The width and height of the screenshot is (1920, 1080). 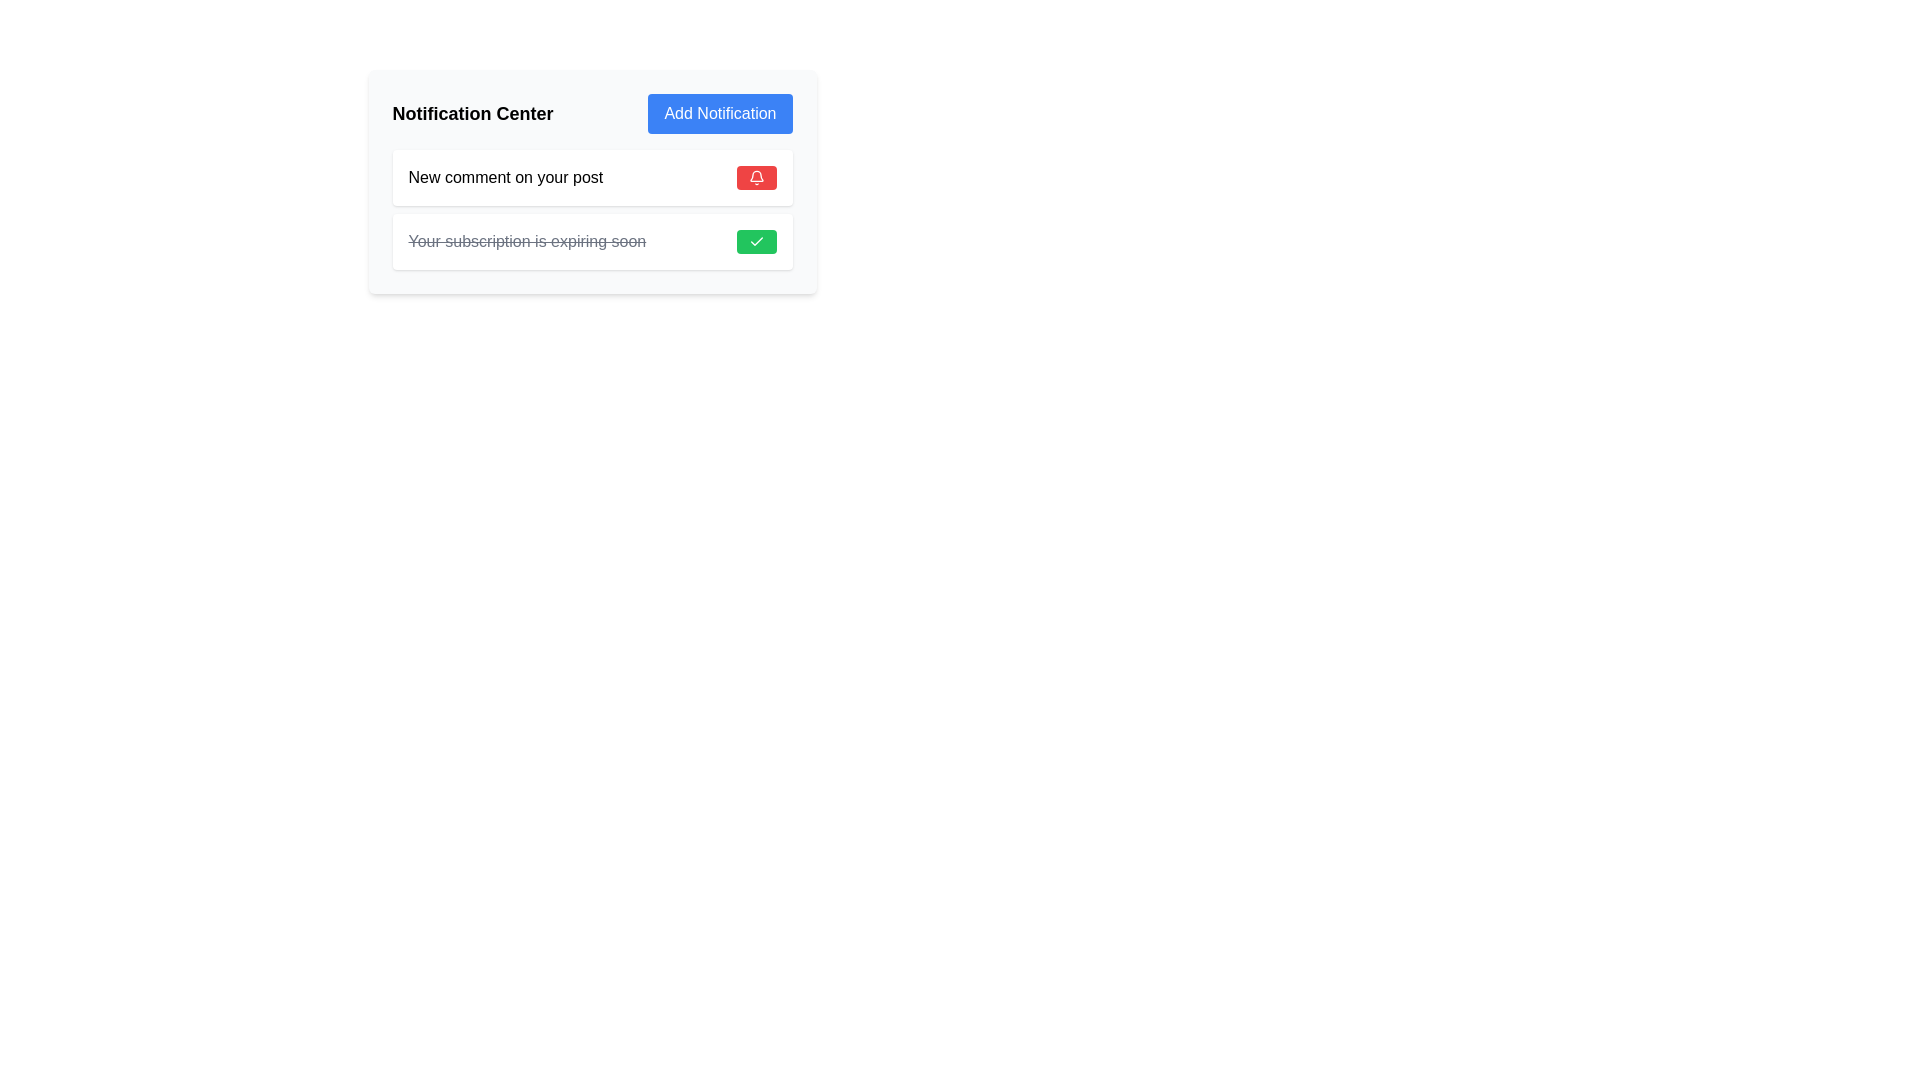 I want to click on the green confirmation button with a white checkmark icon, located to the far right of the text 'Your subscription is expiring soon.', so click(x=755, y=241).